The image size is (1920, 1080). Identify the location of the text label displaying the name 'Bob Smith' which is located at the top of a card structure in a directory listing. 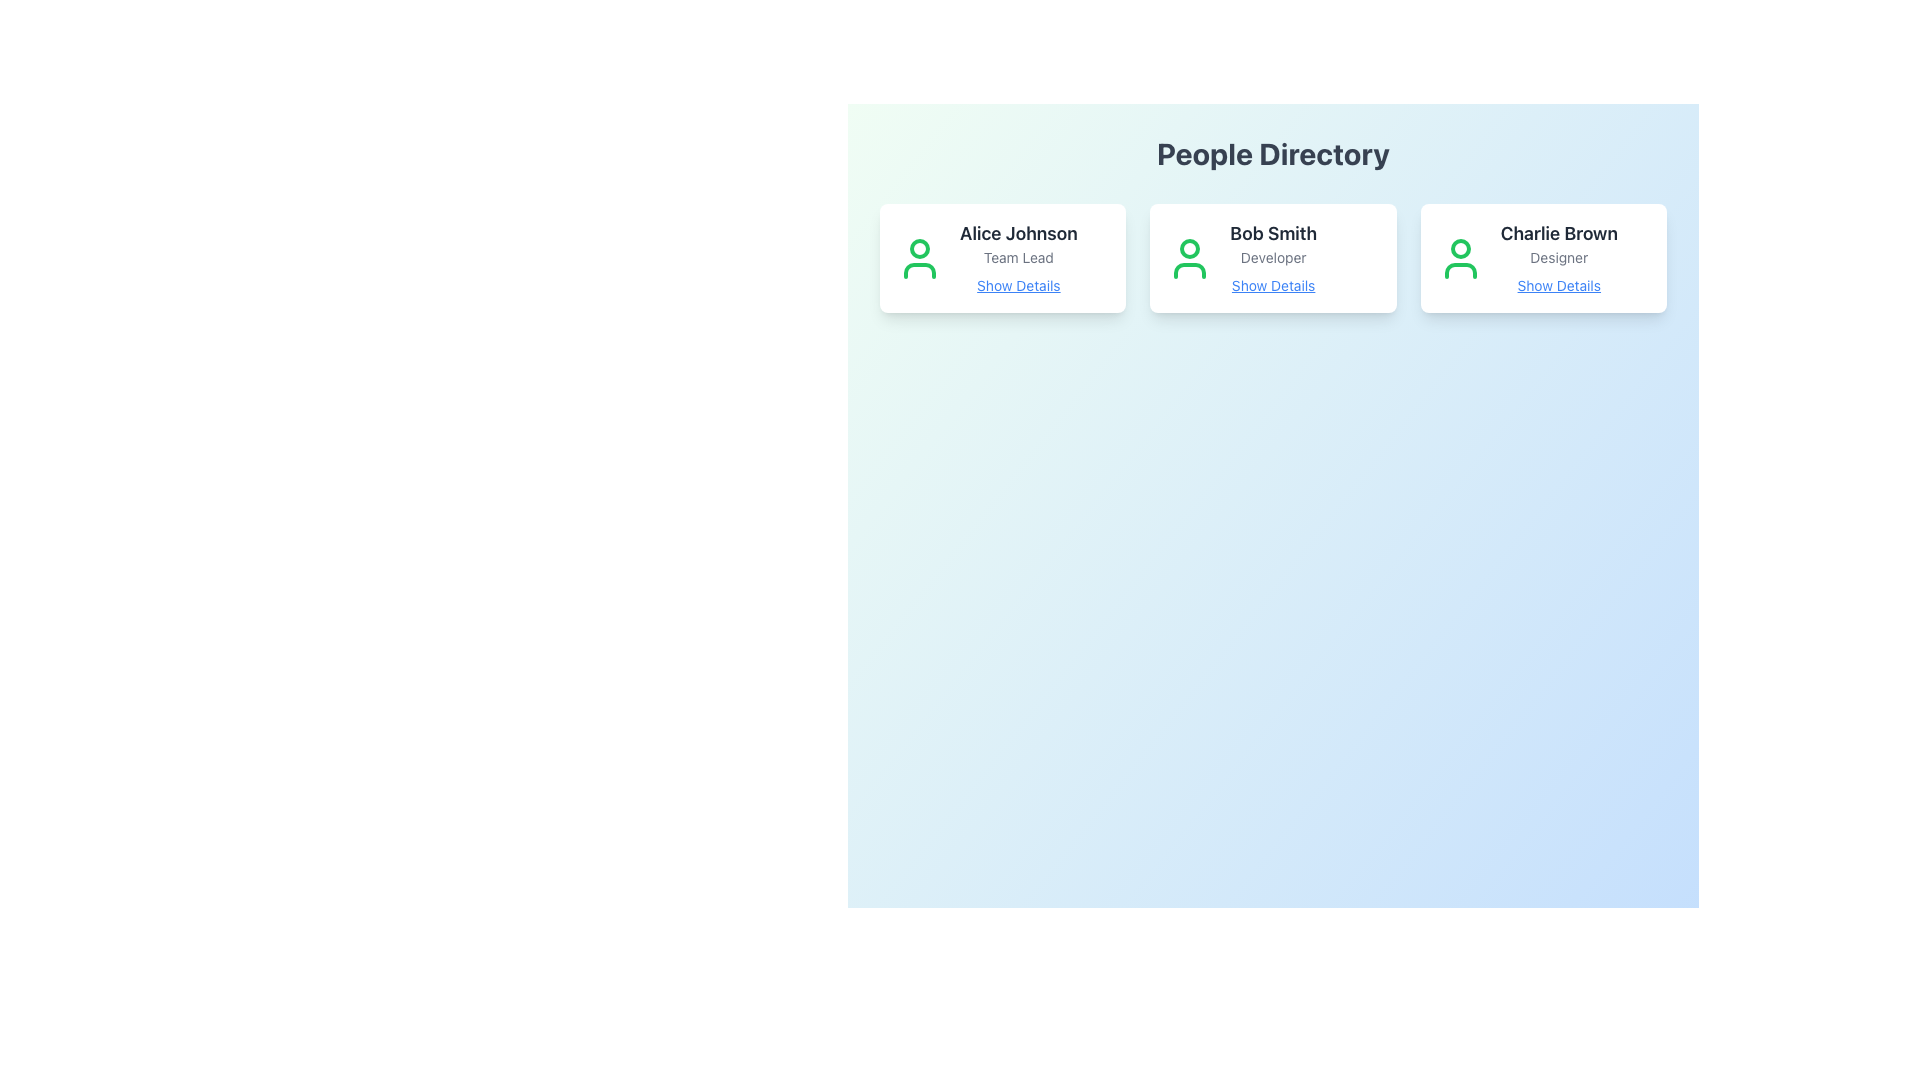
(1272, 233).